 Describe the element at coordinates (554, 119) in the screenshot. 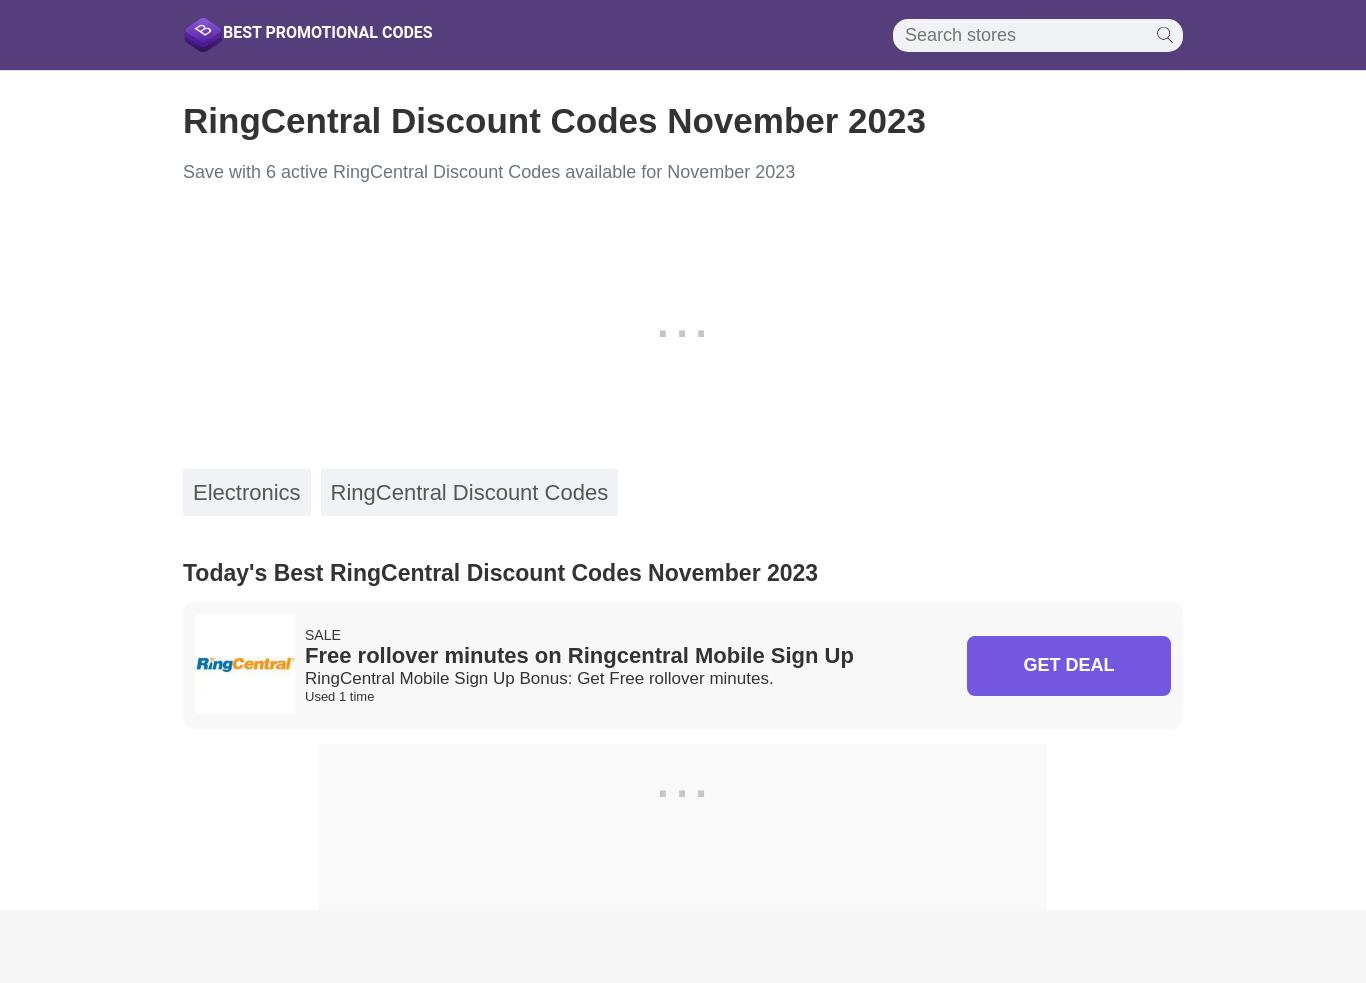

I see `'RingCentral Discount Codes November 2023'` at that location.